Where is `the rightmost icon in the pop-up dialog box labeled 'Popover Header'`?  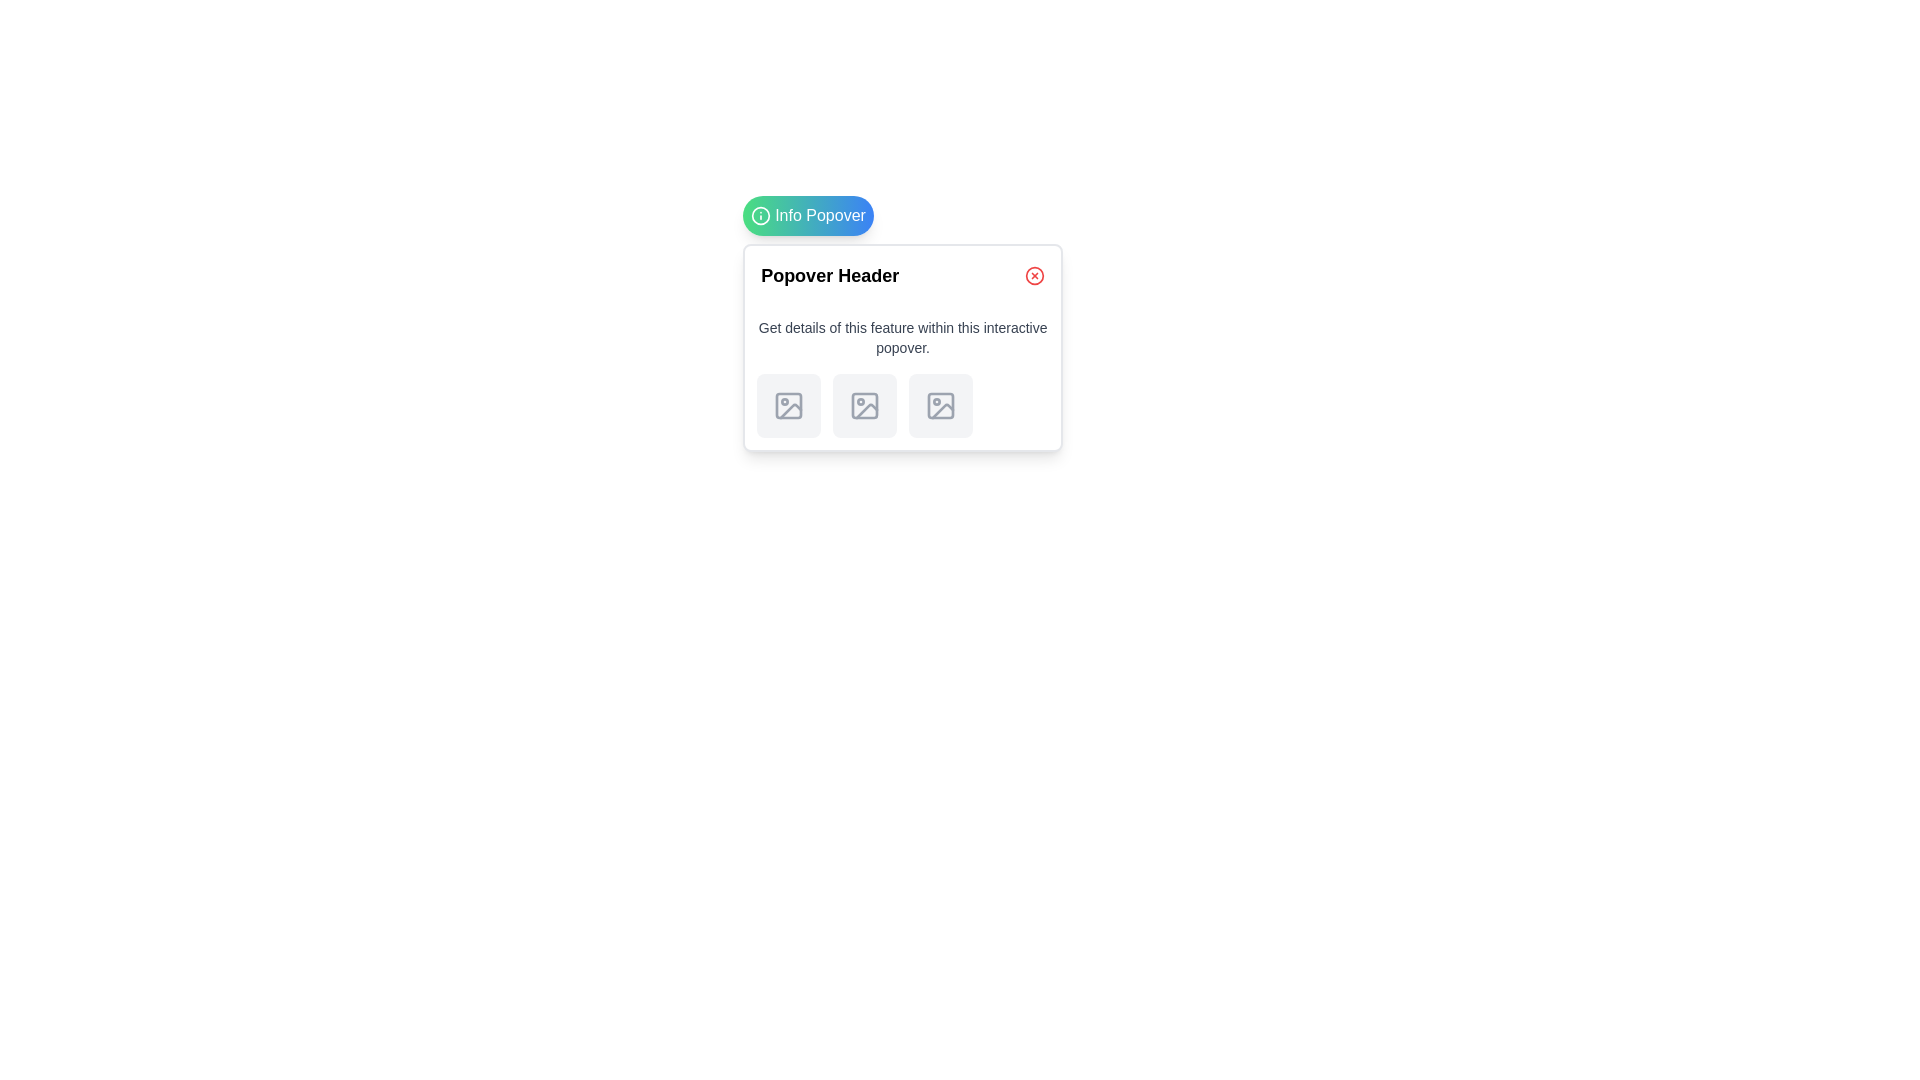 the rightmost icon in the pop-up dialog box labeled 'Popover Header' is located at coordinates (940, 405).